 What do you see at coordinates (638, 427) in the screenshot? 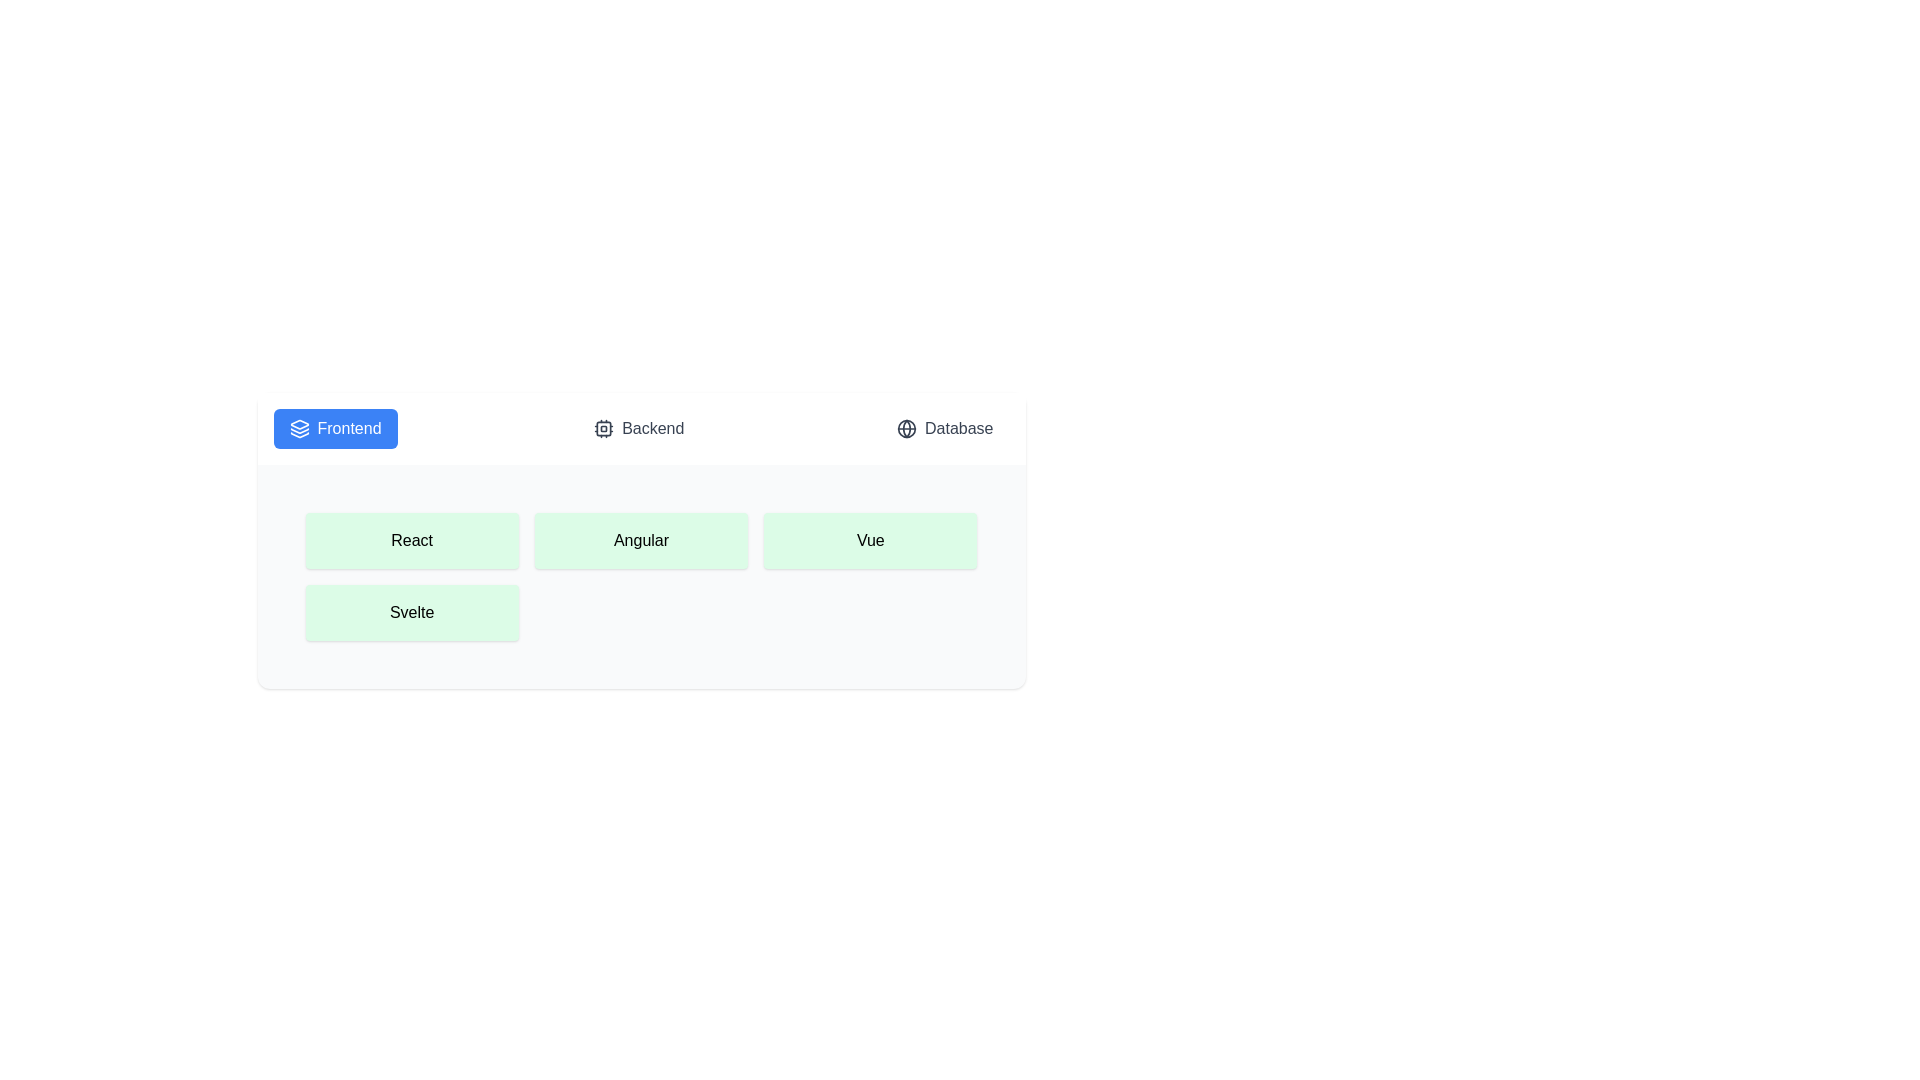
I see `the Backend tab to switch to it` at bounding box center [638, 427].